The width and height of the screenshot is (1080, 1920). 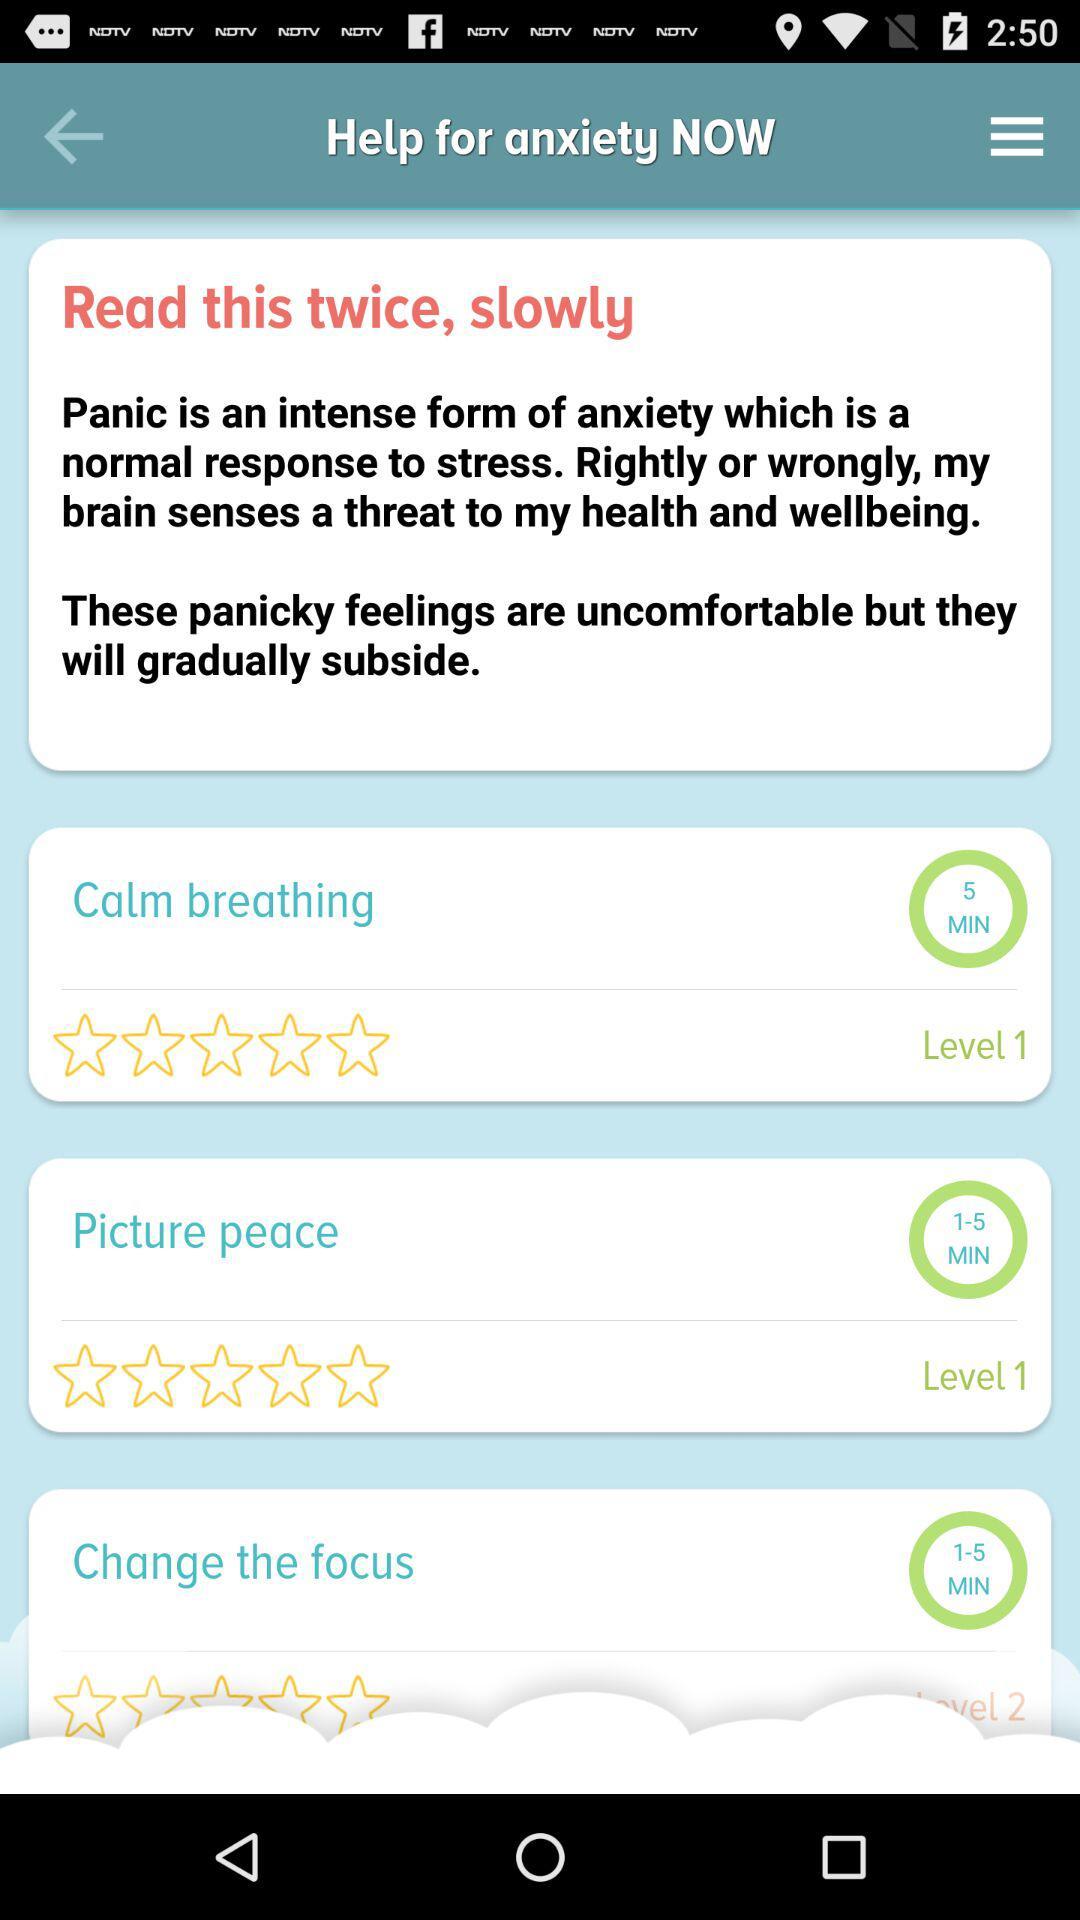 What do you see at coordinates (479, 1228) in the screenshot?
I see `the picture peace item` at bounding box center [479, 1228].